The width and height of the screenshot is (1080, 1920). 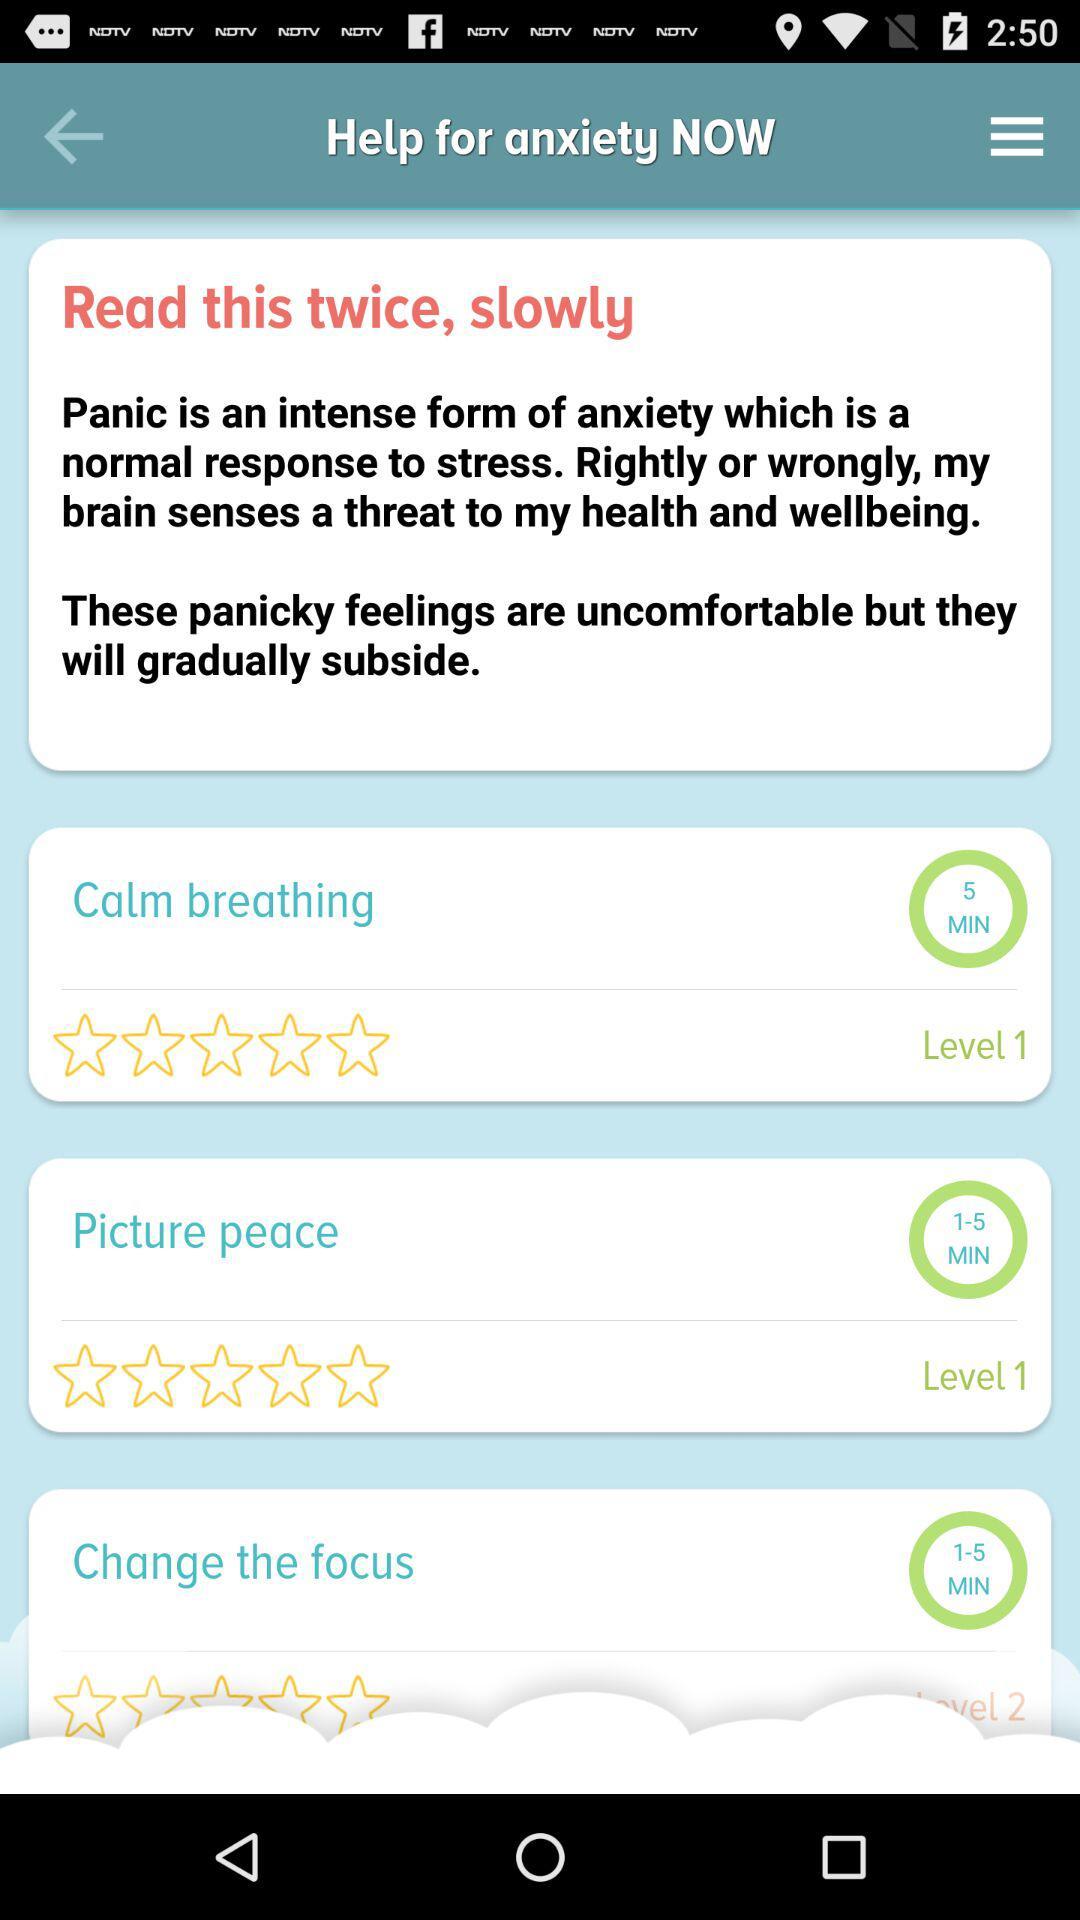 What do you see at coordinates (479, 1228) in the screenshot?
I see `the picture peace item` at bounding box center [479, 1228].